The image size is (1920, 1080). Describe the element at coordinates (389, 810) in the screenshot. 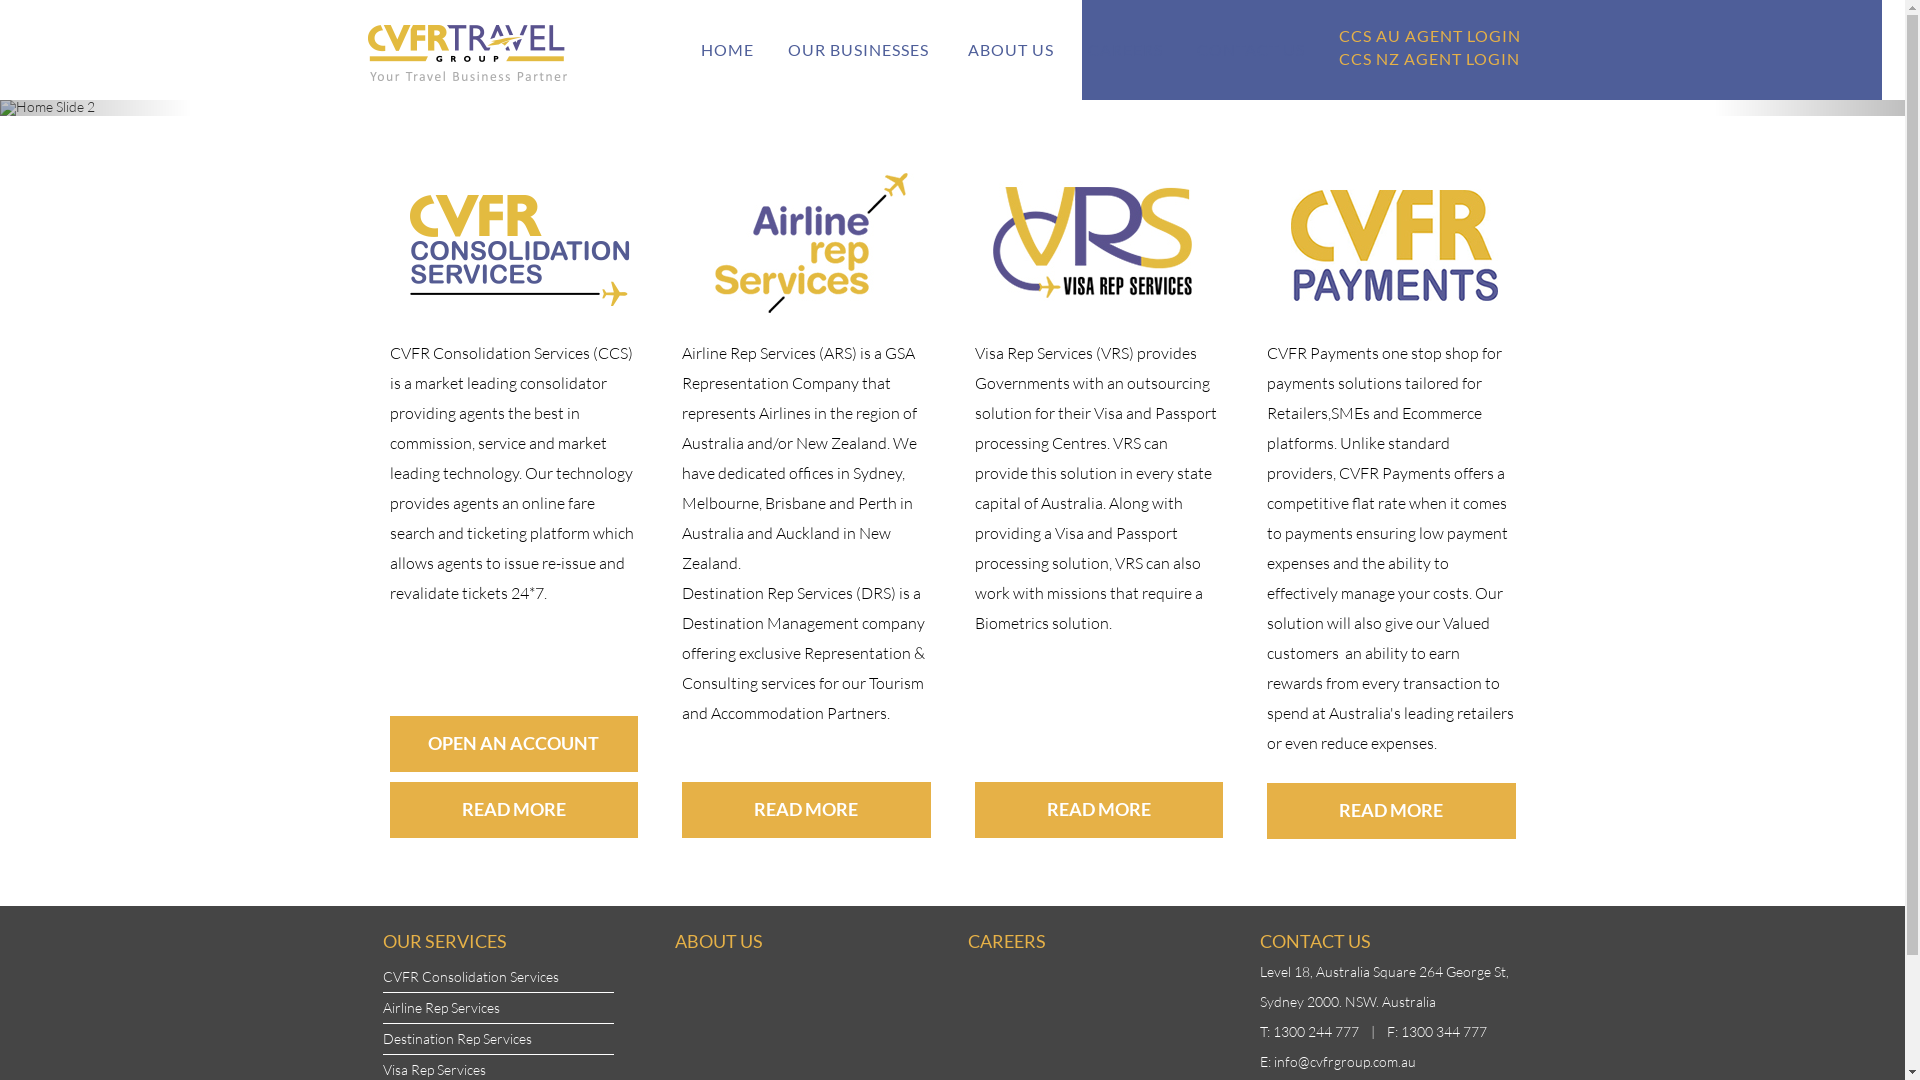

I see `'READ MORE'` at that location.